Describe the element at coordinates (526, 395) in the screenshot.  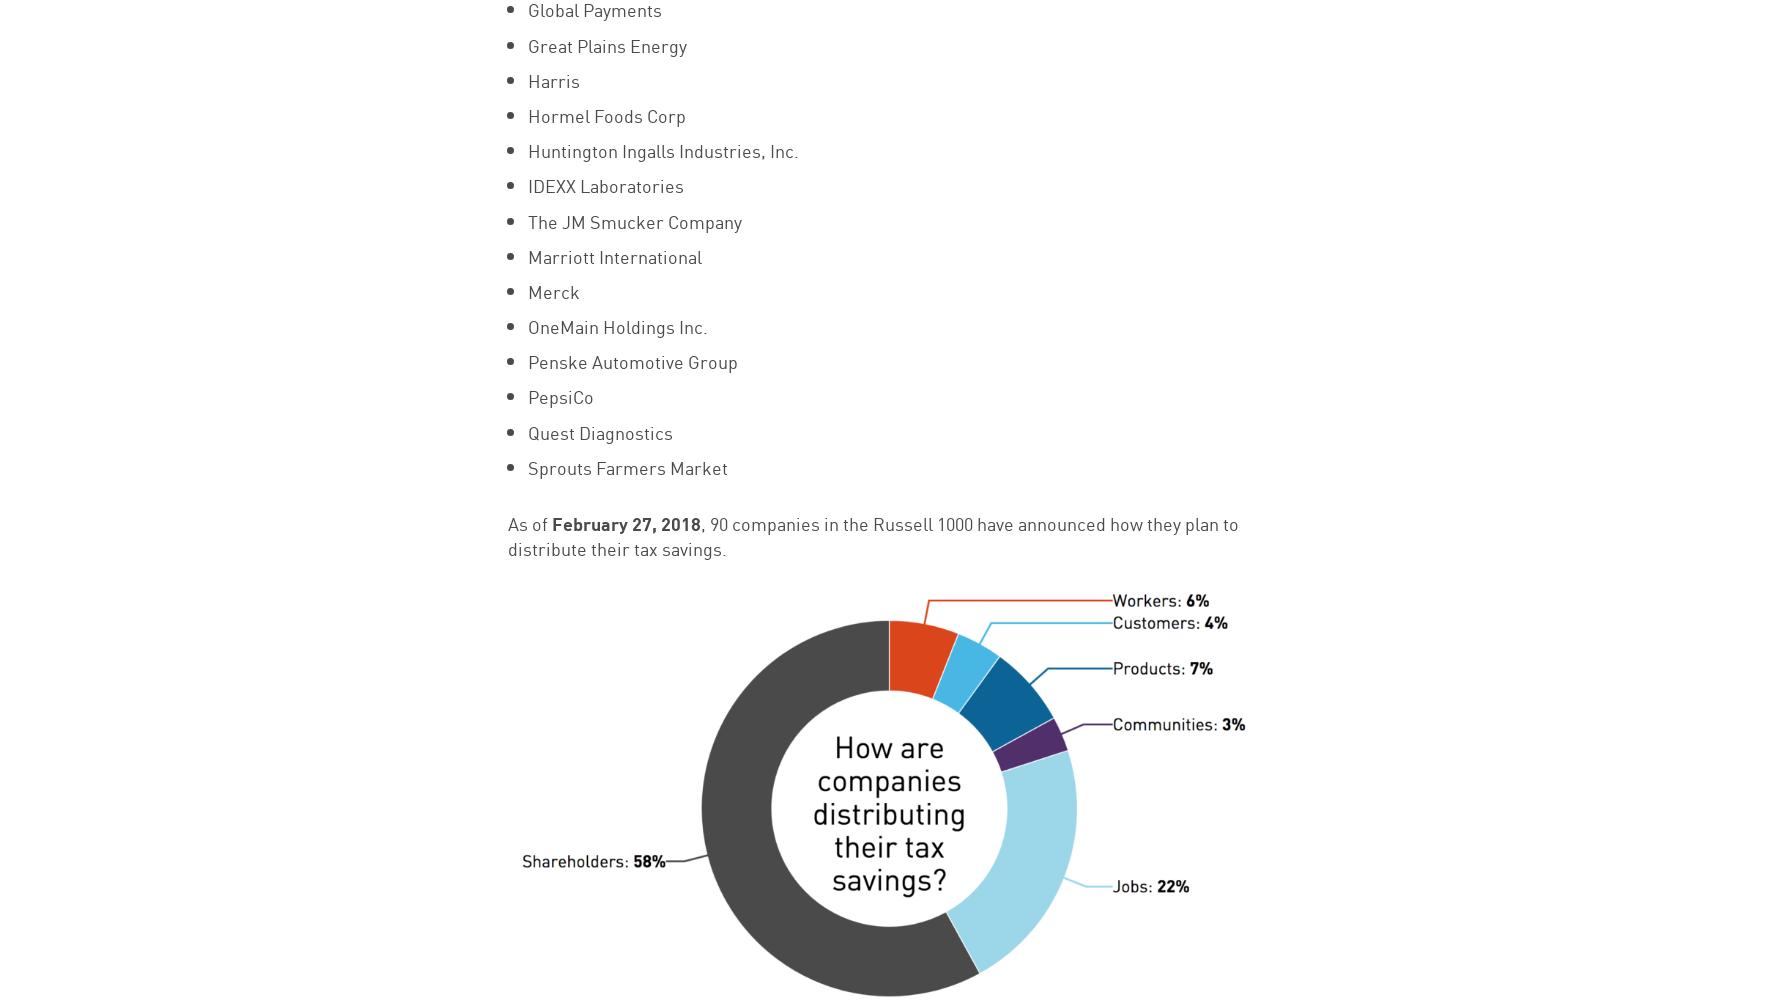
I see `'PepsiCo'` at that location.